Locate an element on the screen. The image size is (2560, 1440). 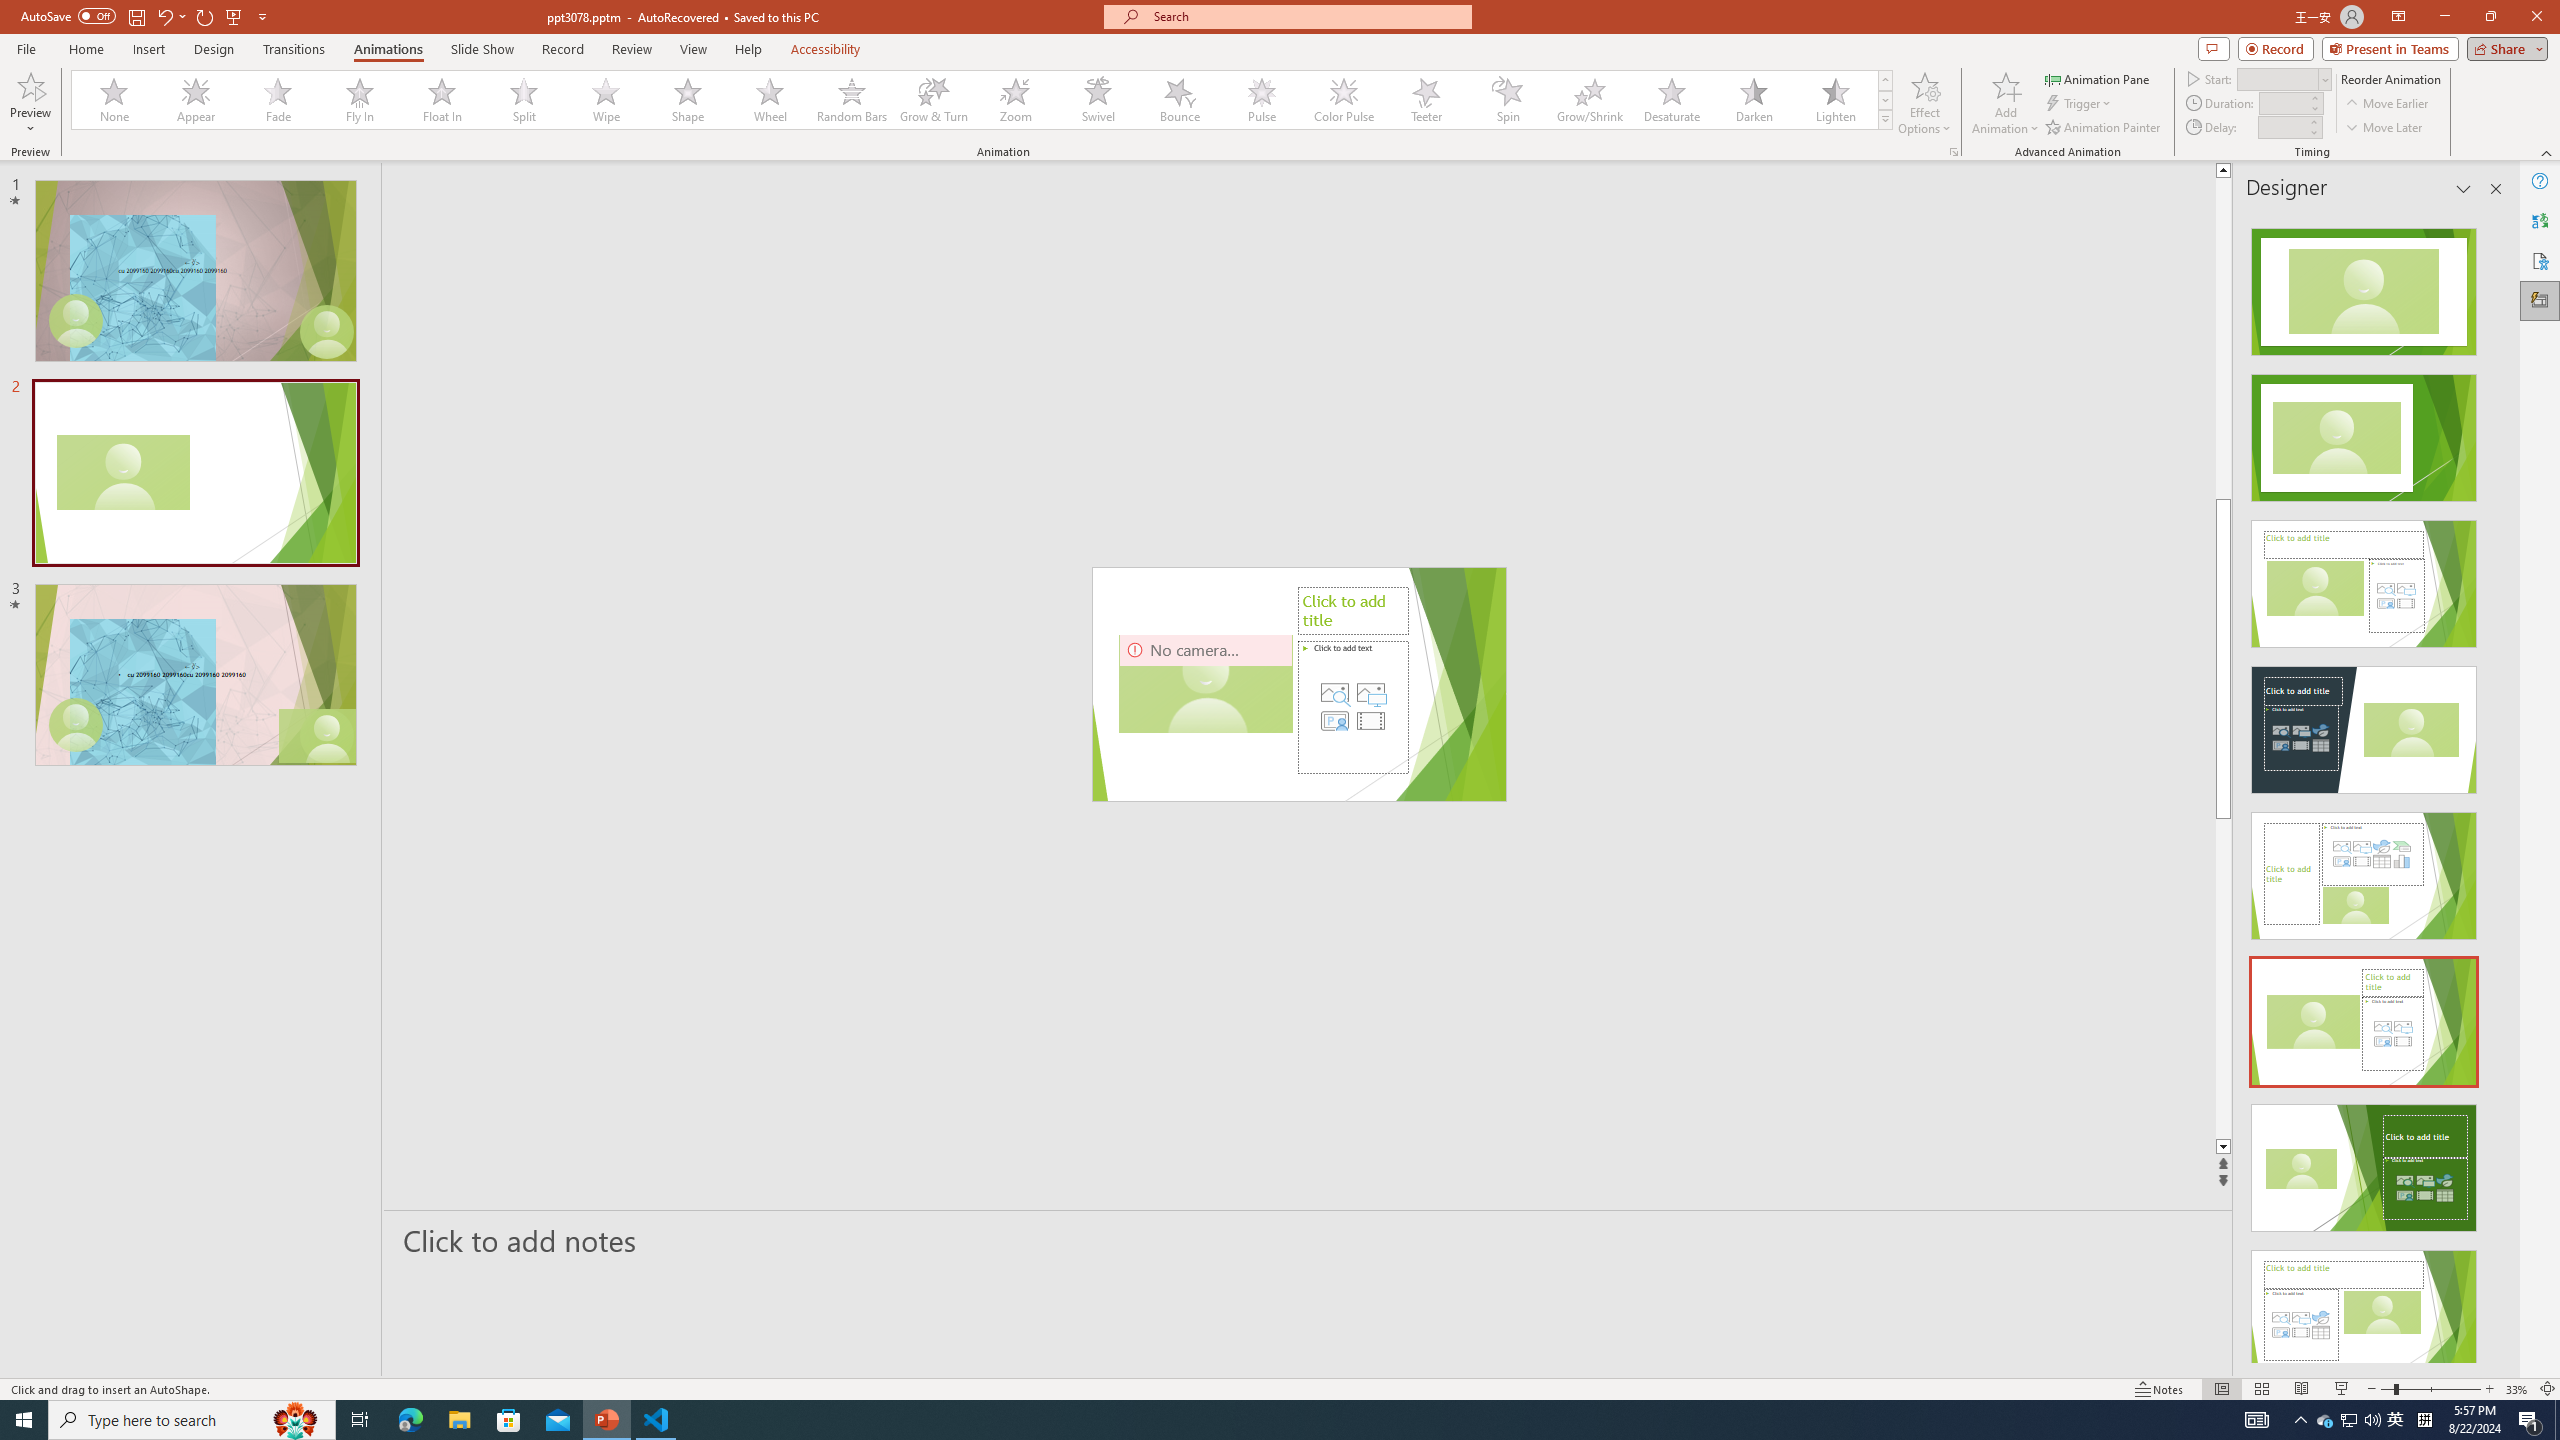
'Shape' is located at coordinates (688, 99).